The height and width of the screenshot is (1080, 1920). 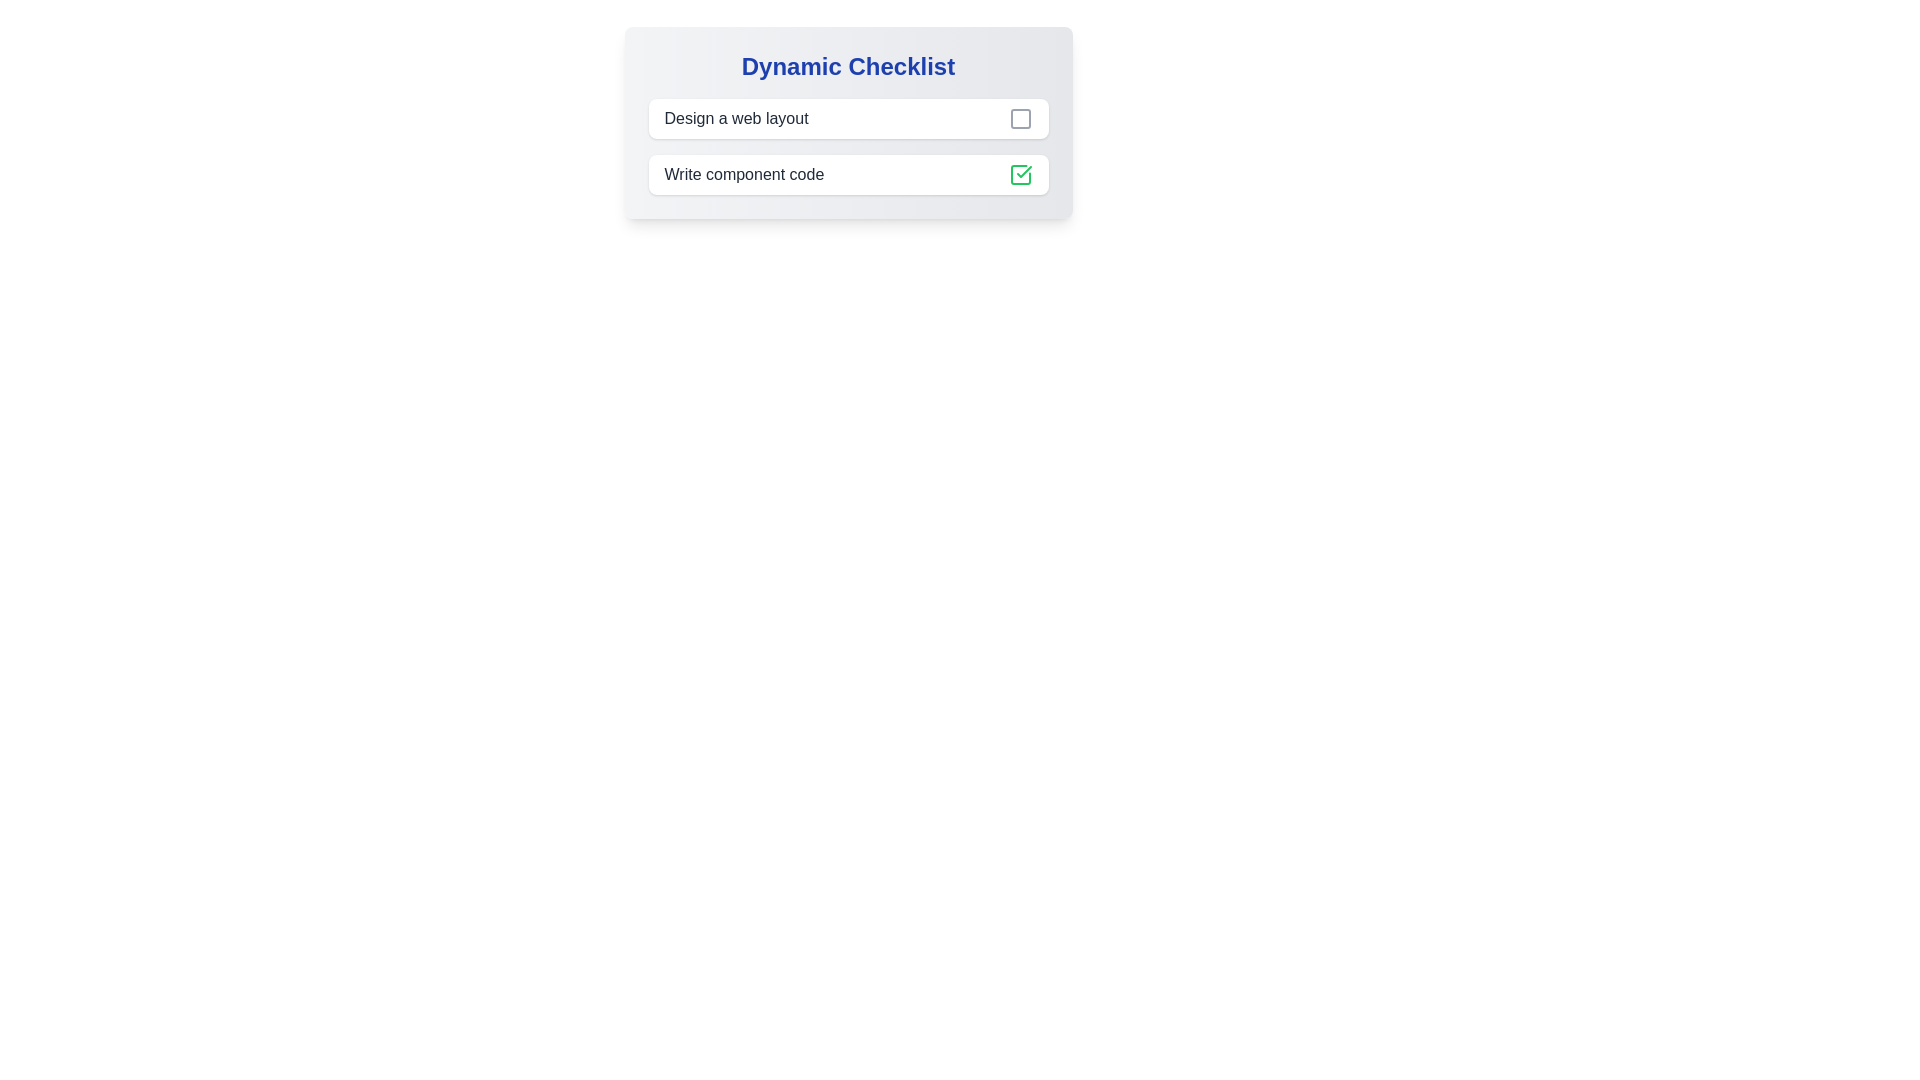 I want to click on the green outlined check mark inside a box located in the second task row titled 'Write component code' in the checklist, so click(x=1023, y=171).